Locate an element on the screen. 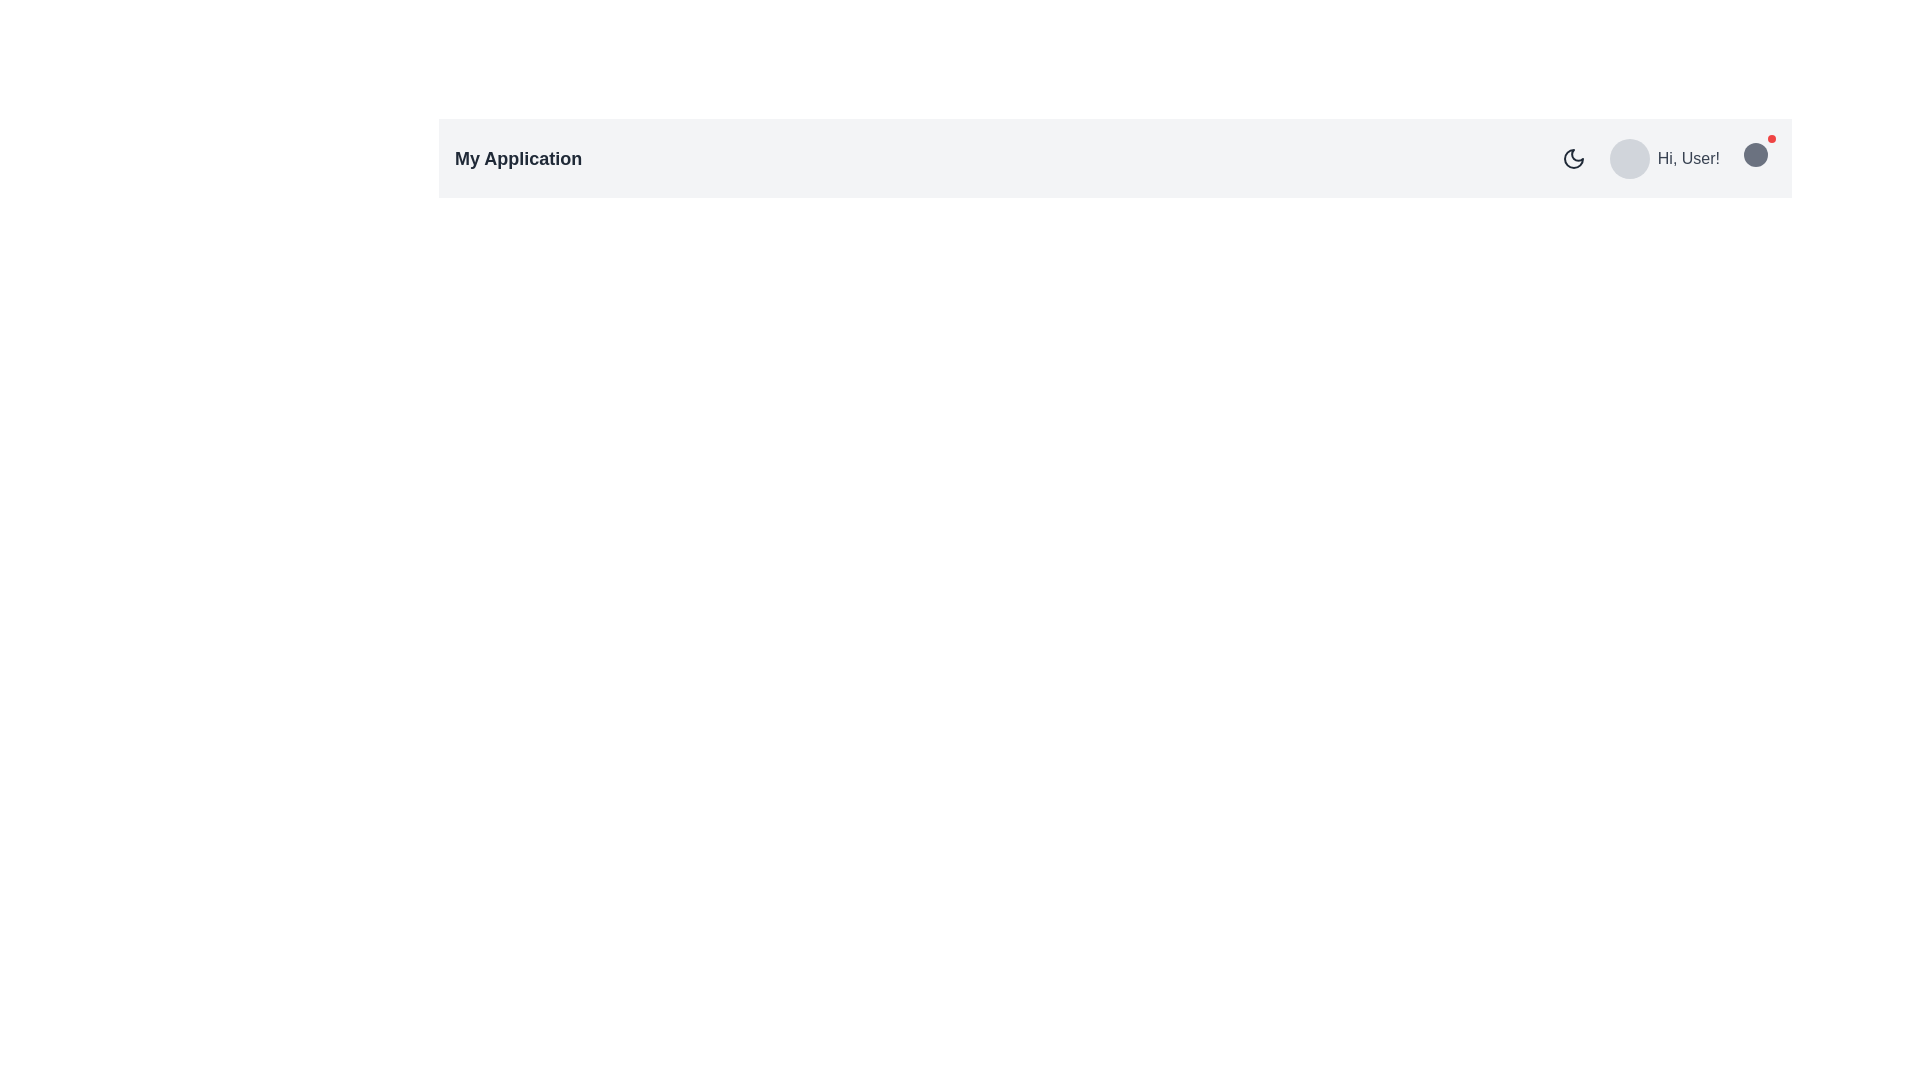  the small, circular gray icon located in the top-right corner of the header bar, adjacent to the user avatar and greeting text is located at coordinates (1755, 153).